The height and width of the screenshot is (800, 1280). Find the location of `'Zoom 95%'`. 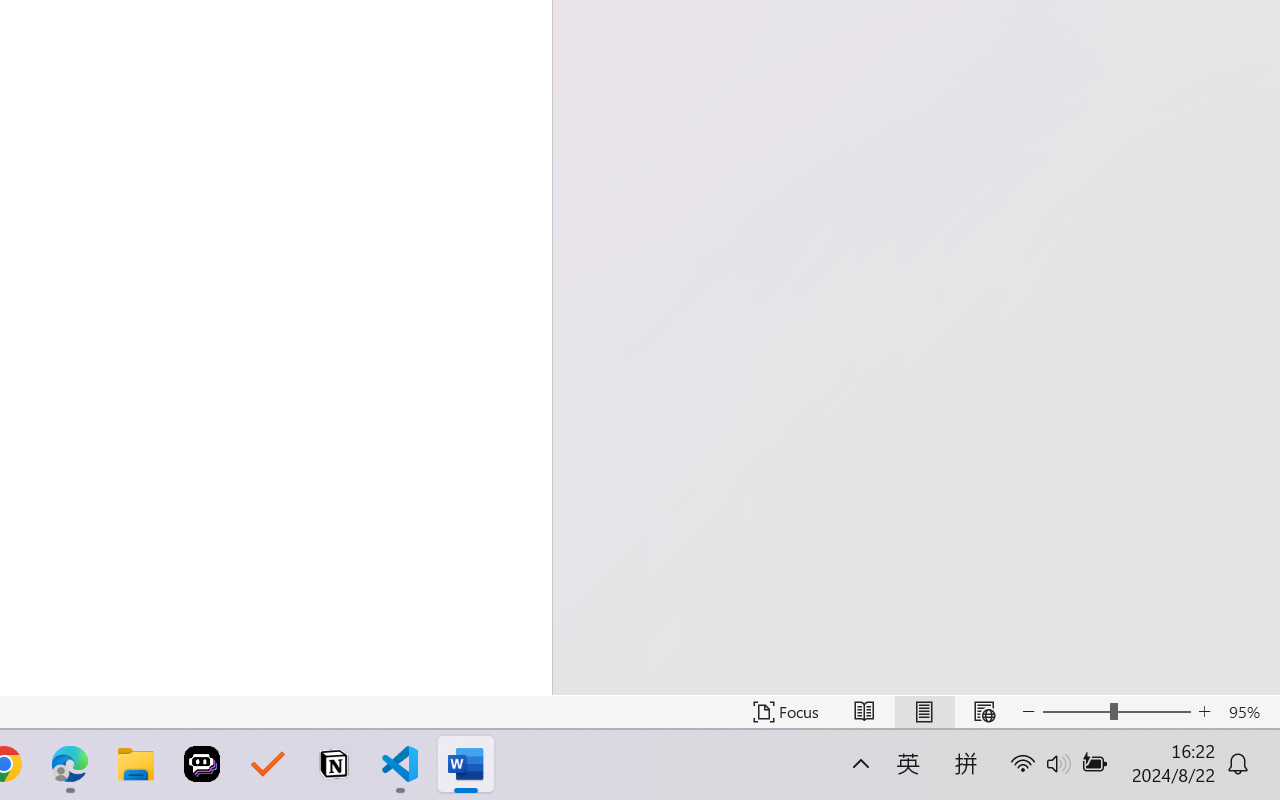

'Zoom 95%' is located at coordinates (1248, 711).